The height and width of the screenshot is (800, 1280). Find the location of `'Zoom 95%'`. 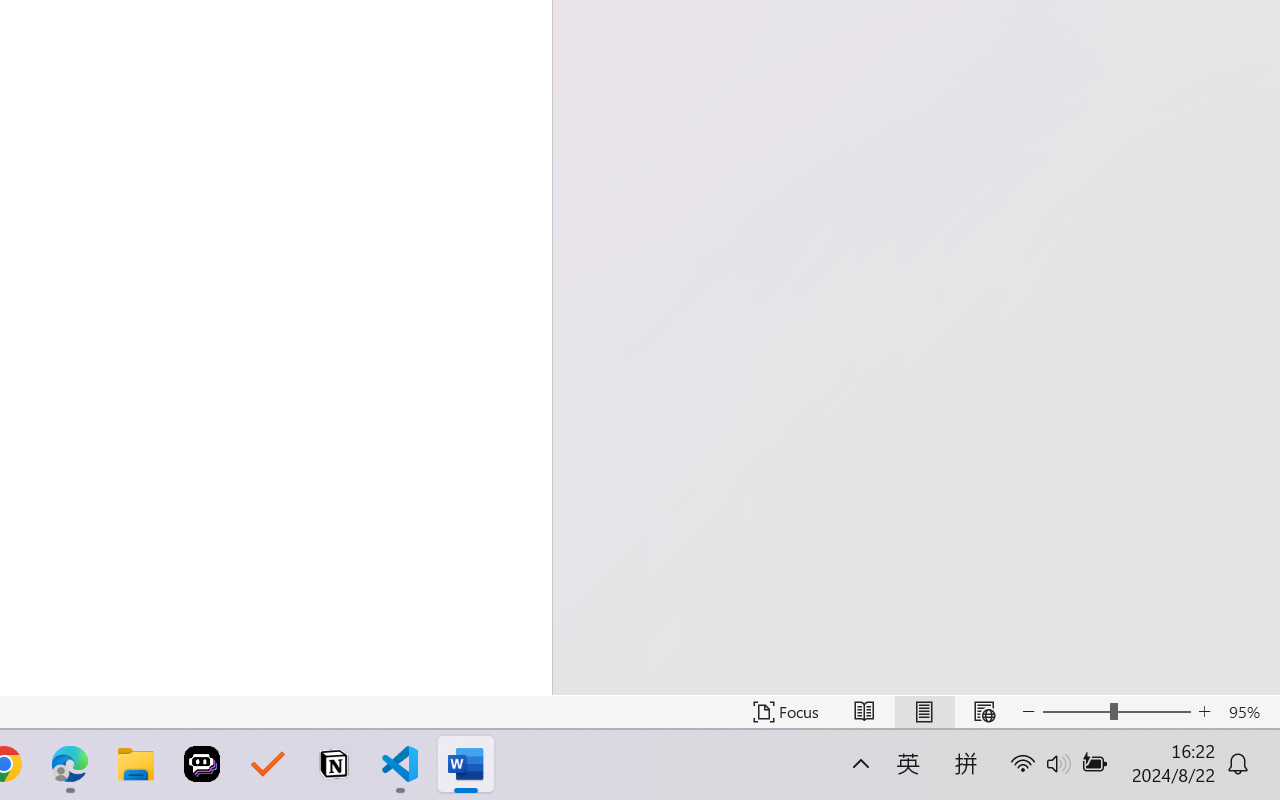

'Zoom 95%' is located at coordinates (1248, 711).